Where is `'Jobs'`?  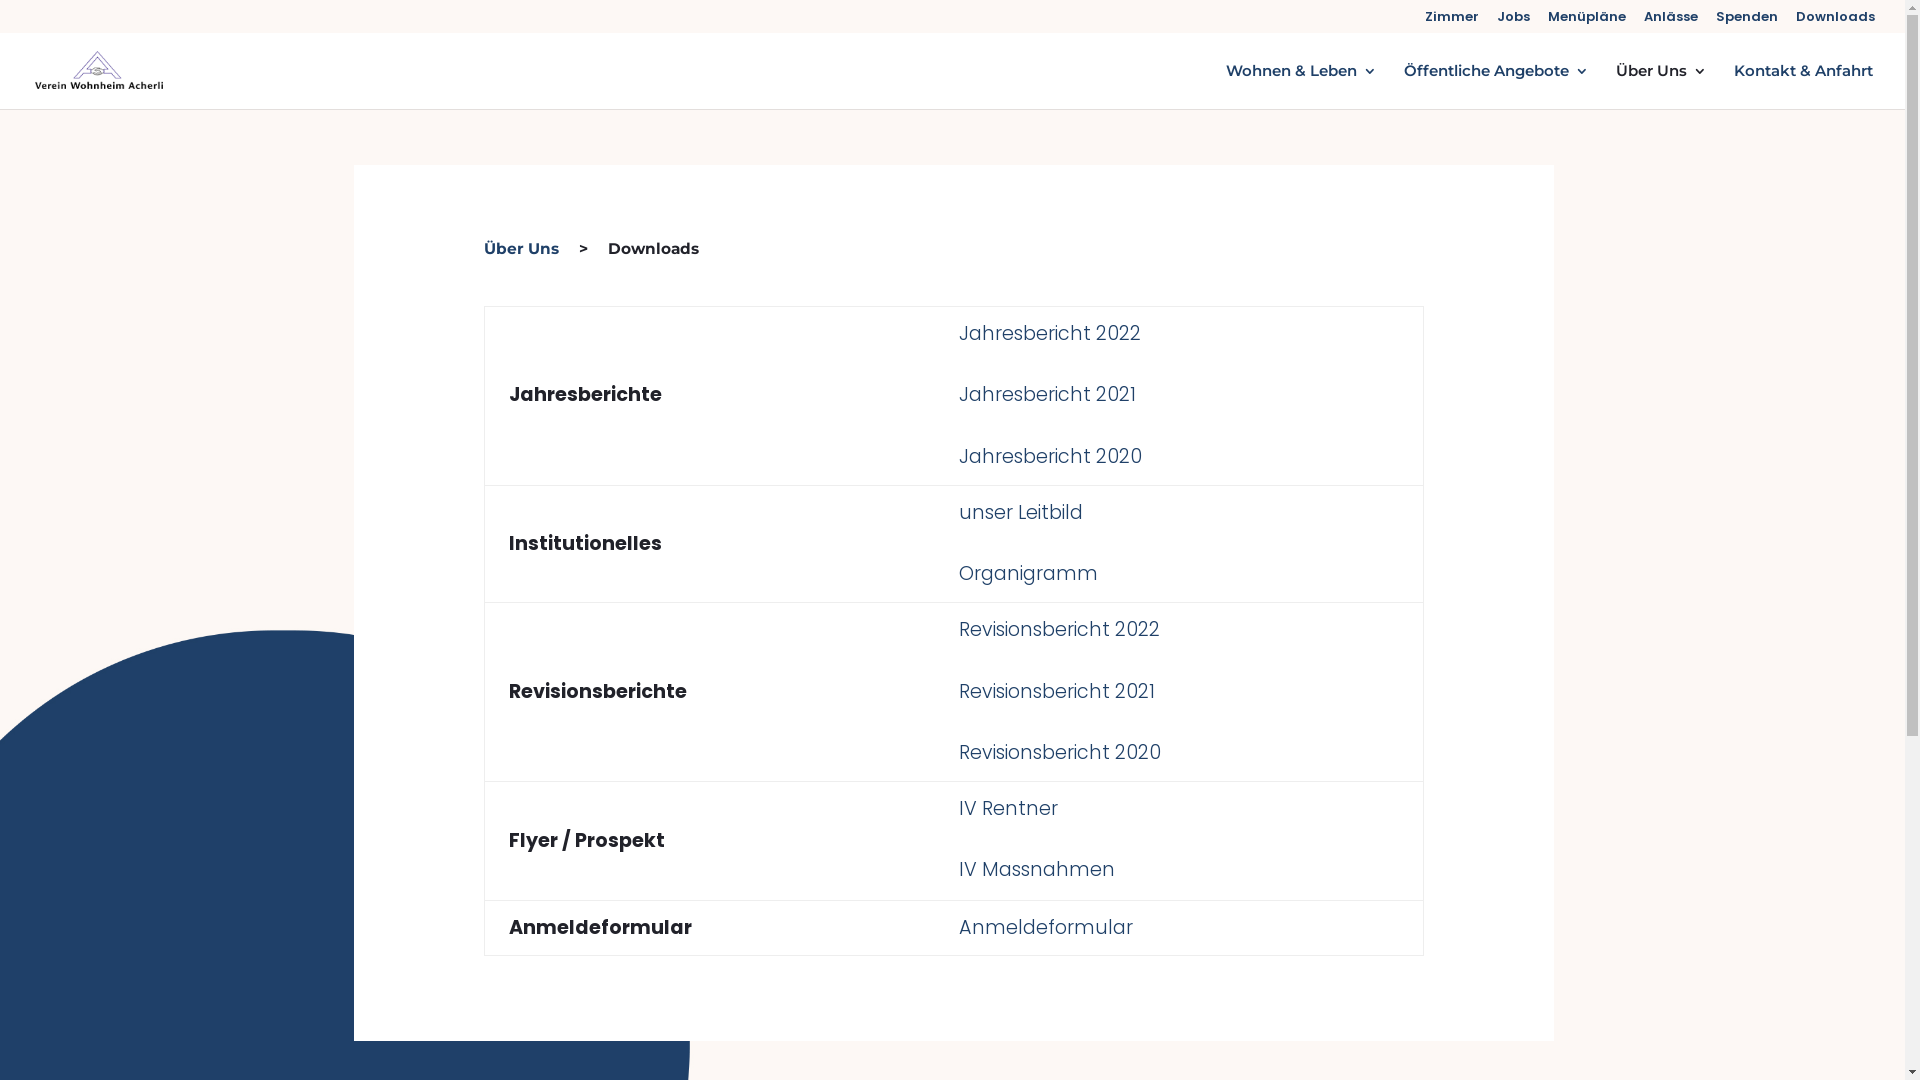
'Jobs' is located at coordinates (1513, 21).